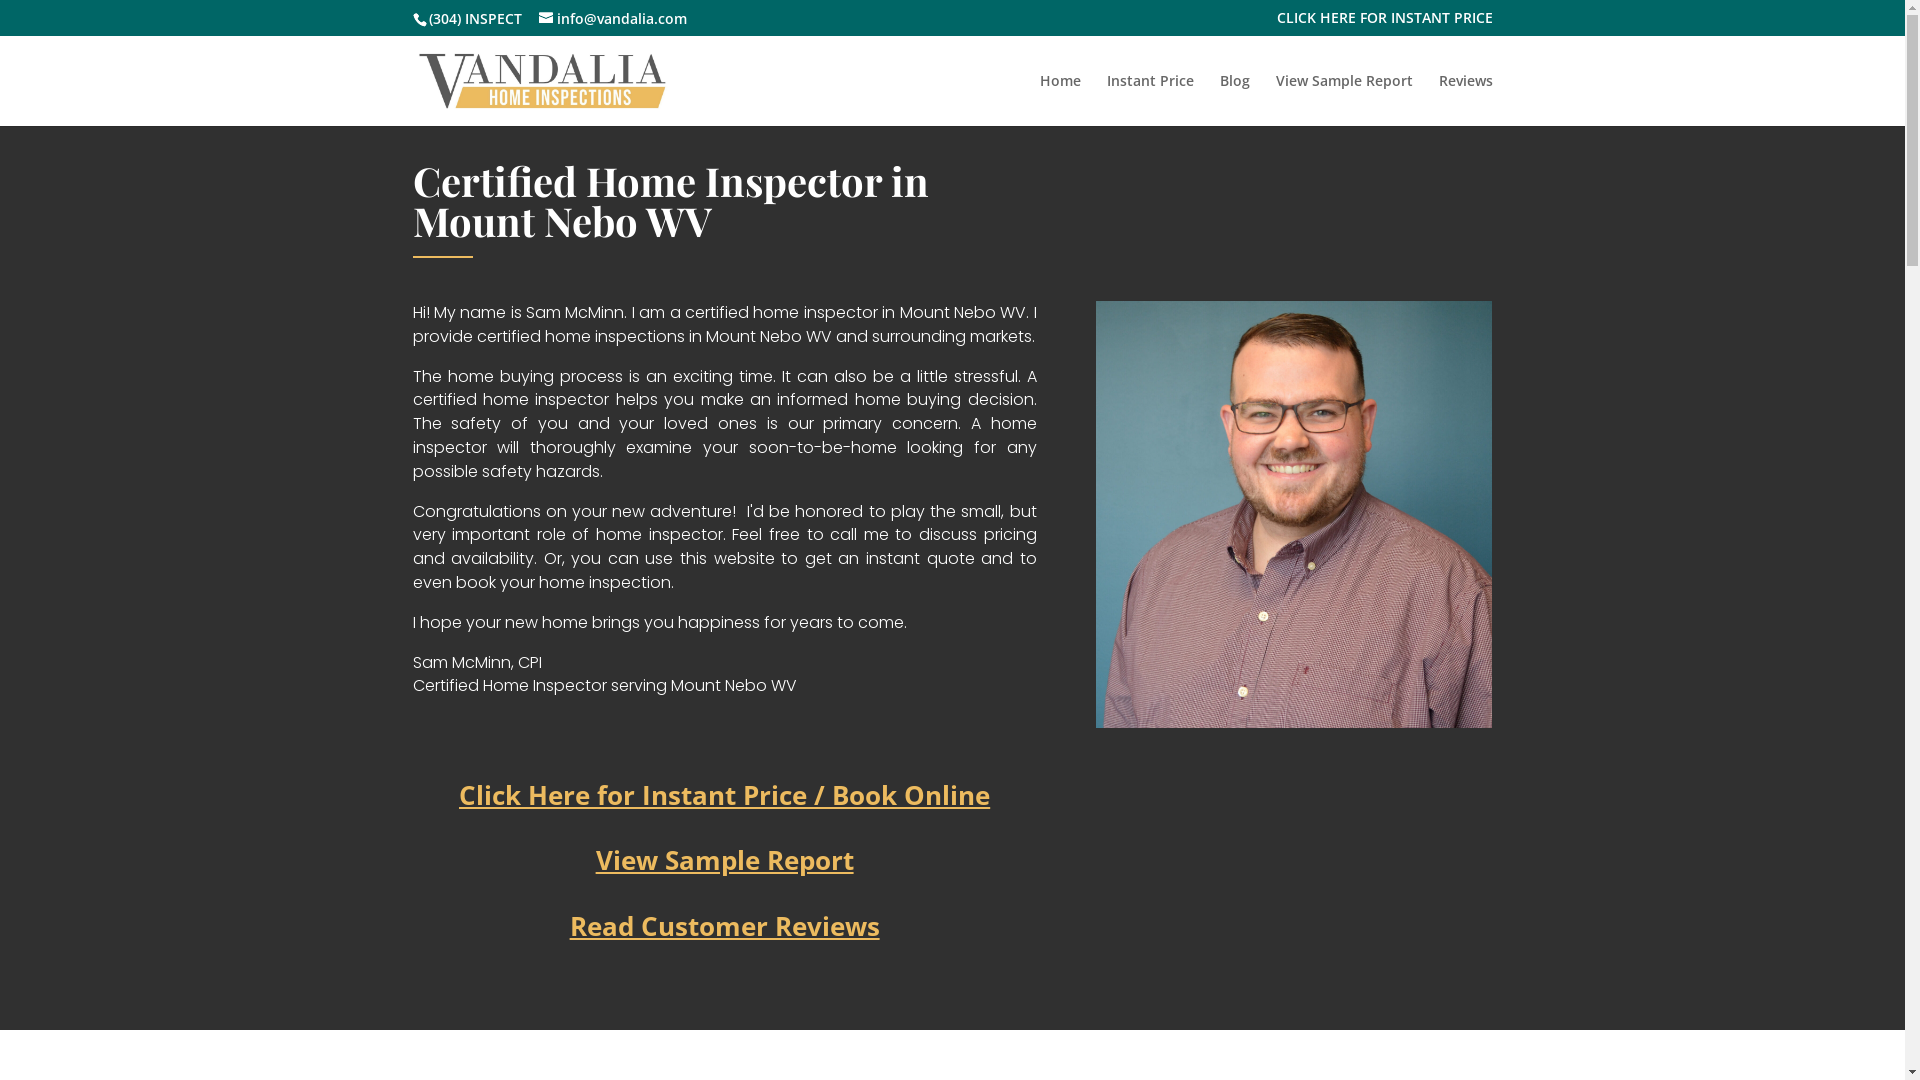 This screenshot has height=1080, width=1920. What do you see at coordinates (1233, 100) in the screenshot?
I see `'Blog'` at bounding box center [1233, 100].